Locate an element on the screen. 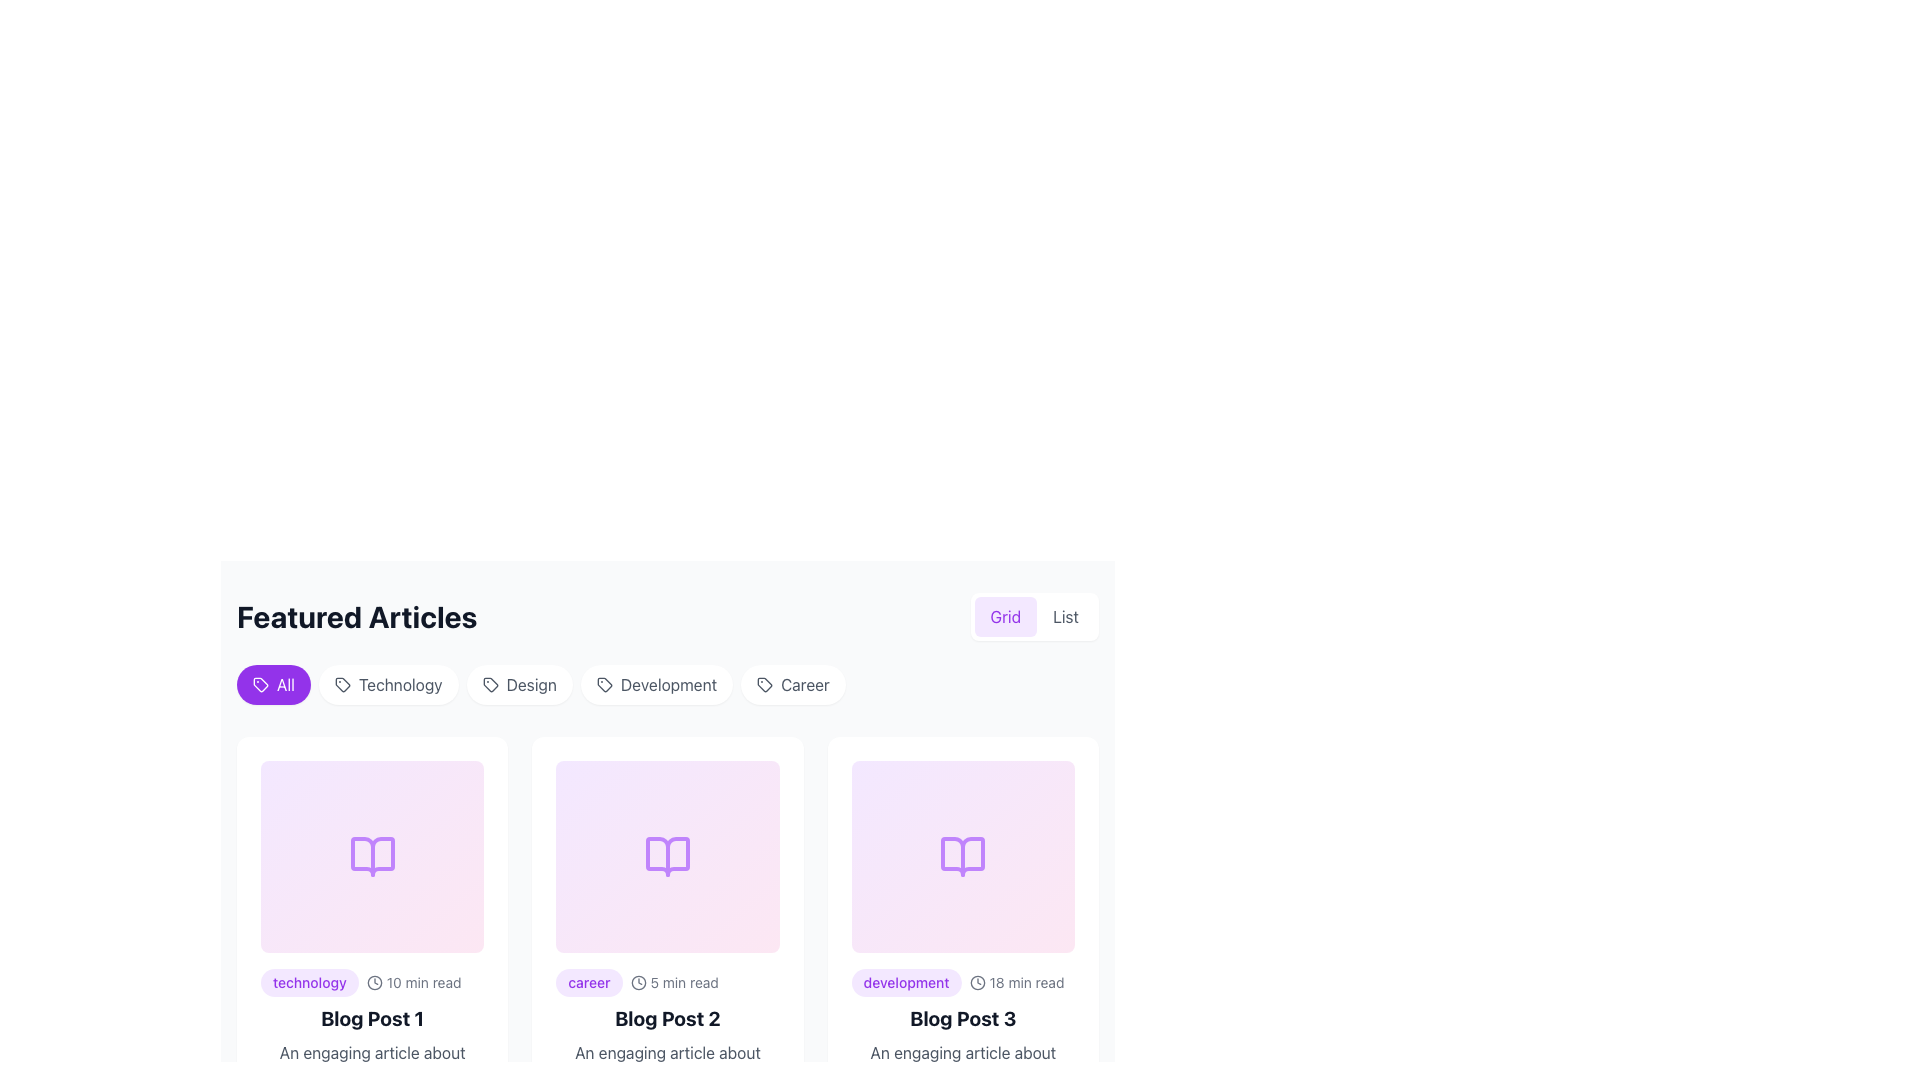 Image resolution: width=1920 pixels, height=1080 pixels. the smaller circular element of the clock icon located next to the '18 min read' text under the third blog post titled 'Blog Post 3' is located at coordinates (977, 982).